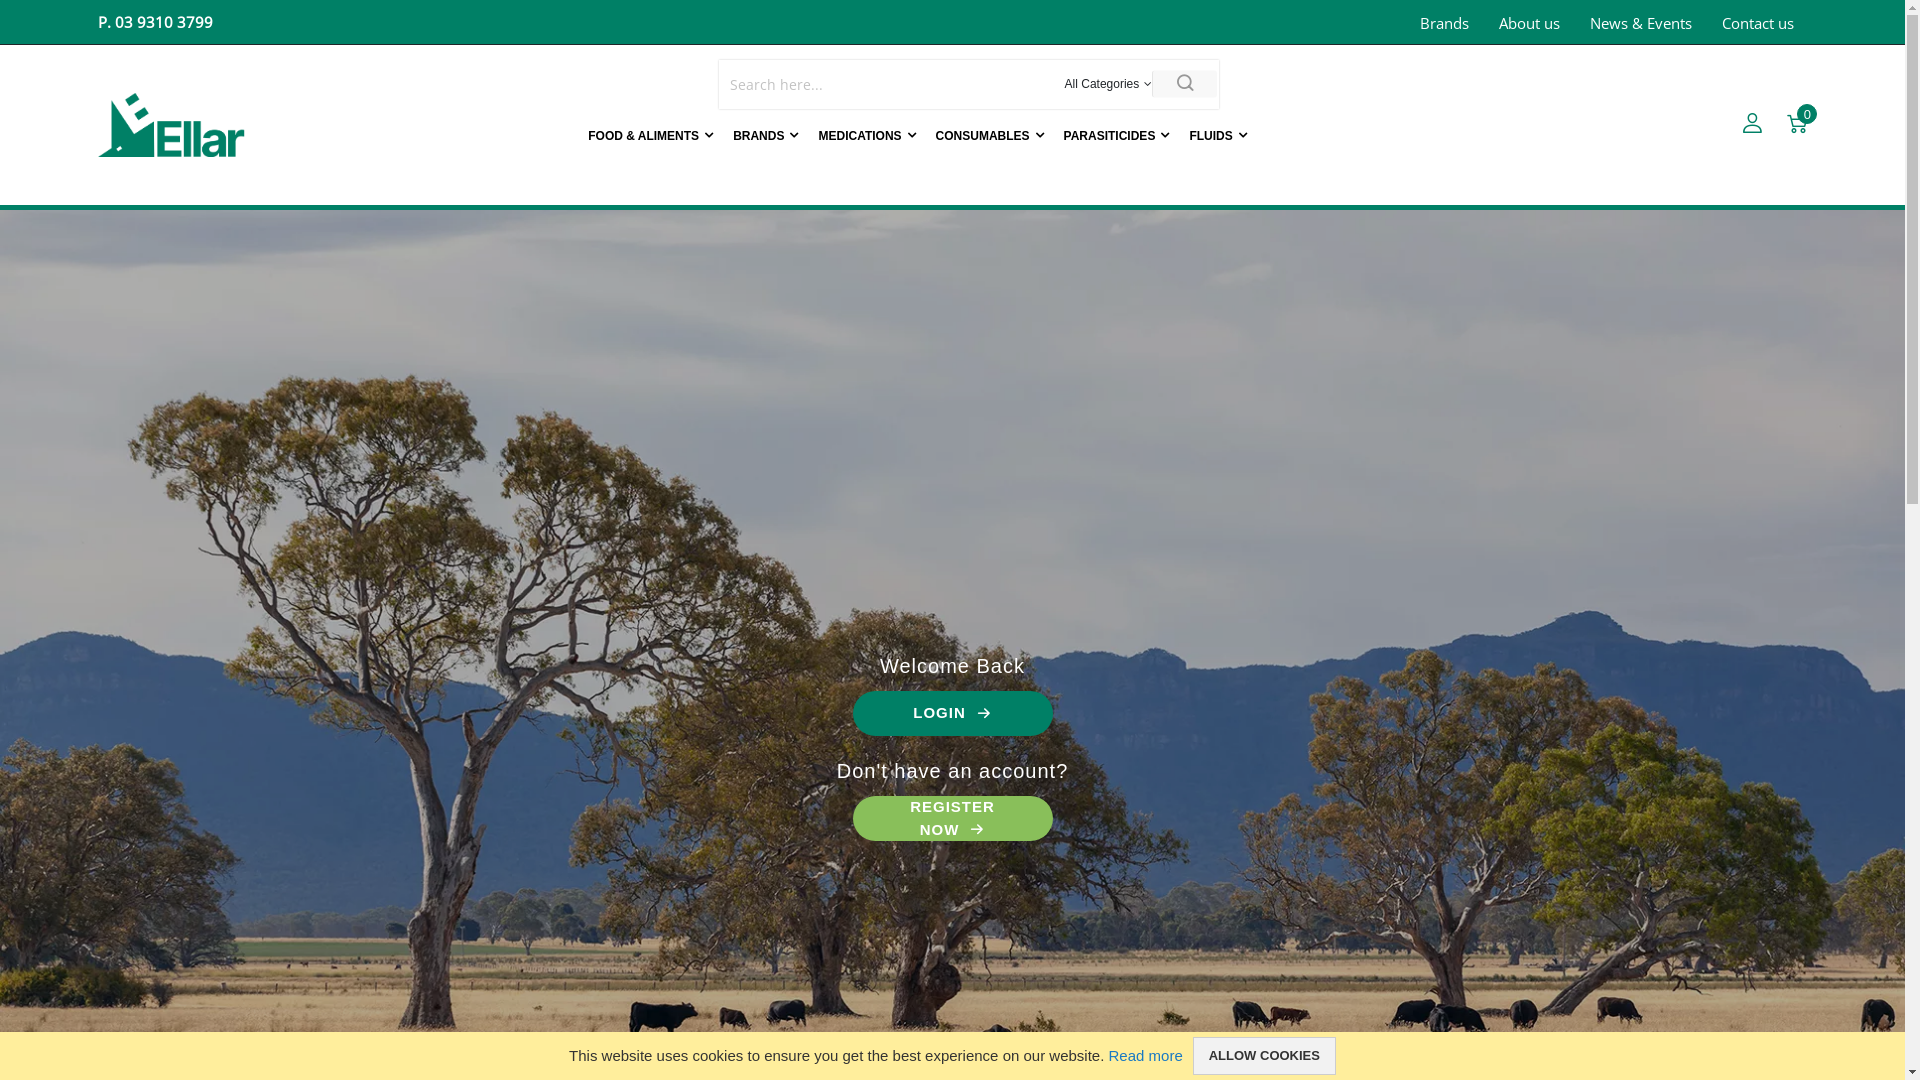 The height and width of the screenshot is (1080, 1920). I want to click on 'Cart, so click(1786, 125).